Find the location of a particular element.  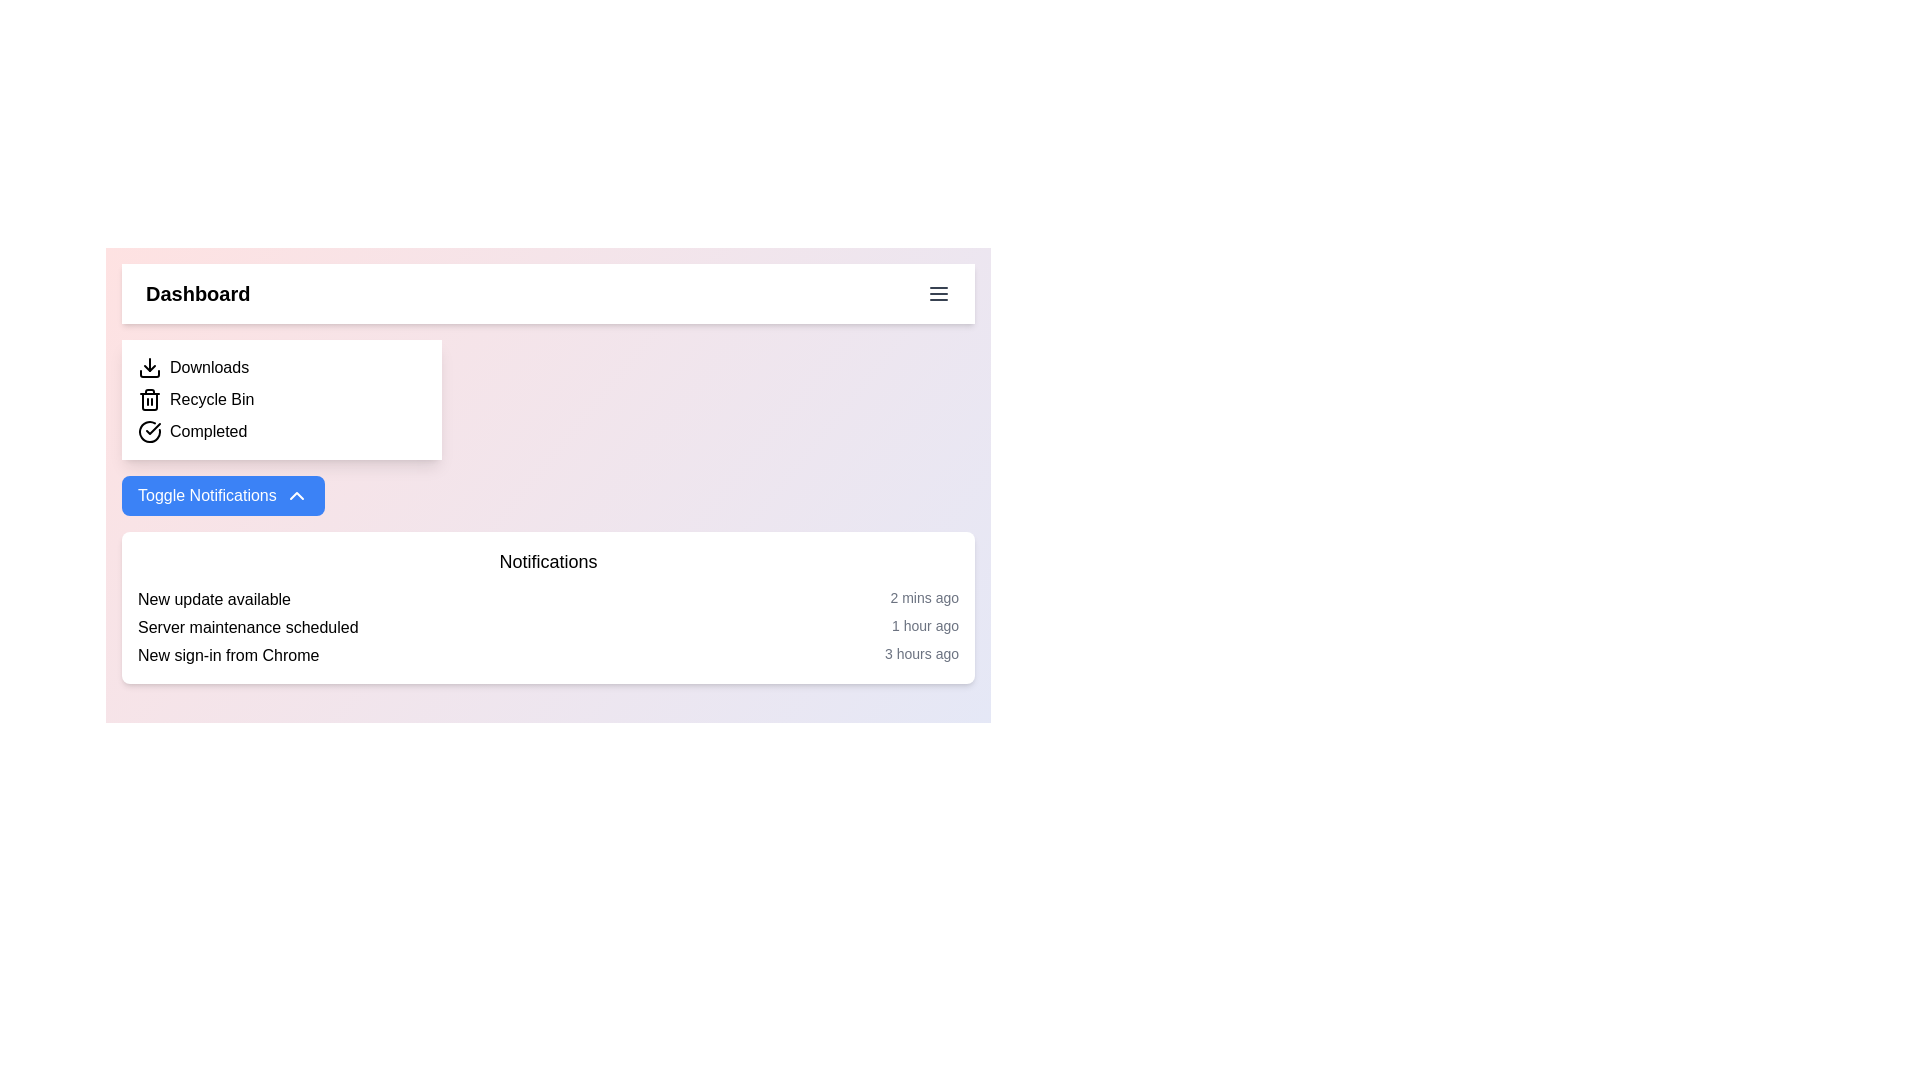

the hamburger menu button located at the top-right corner of the header bar is located at coordinates (938, 293).